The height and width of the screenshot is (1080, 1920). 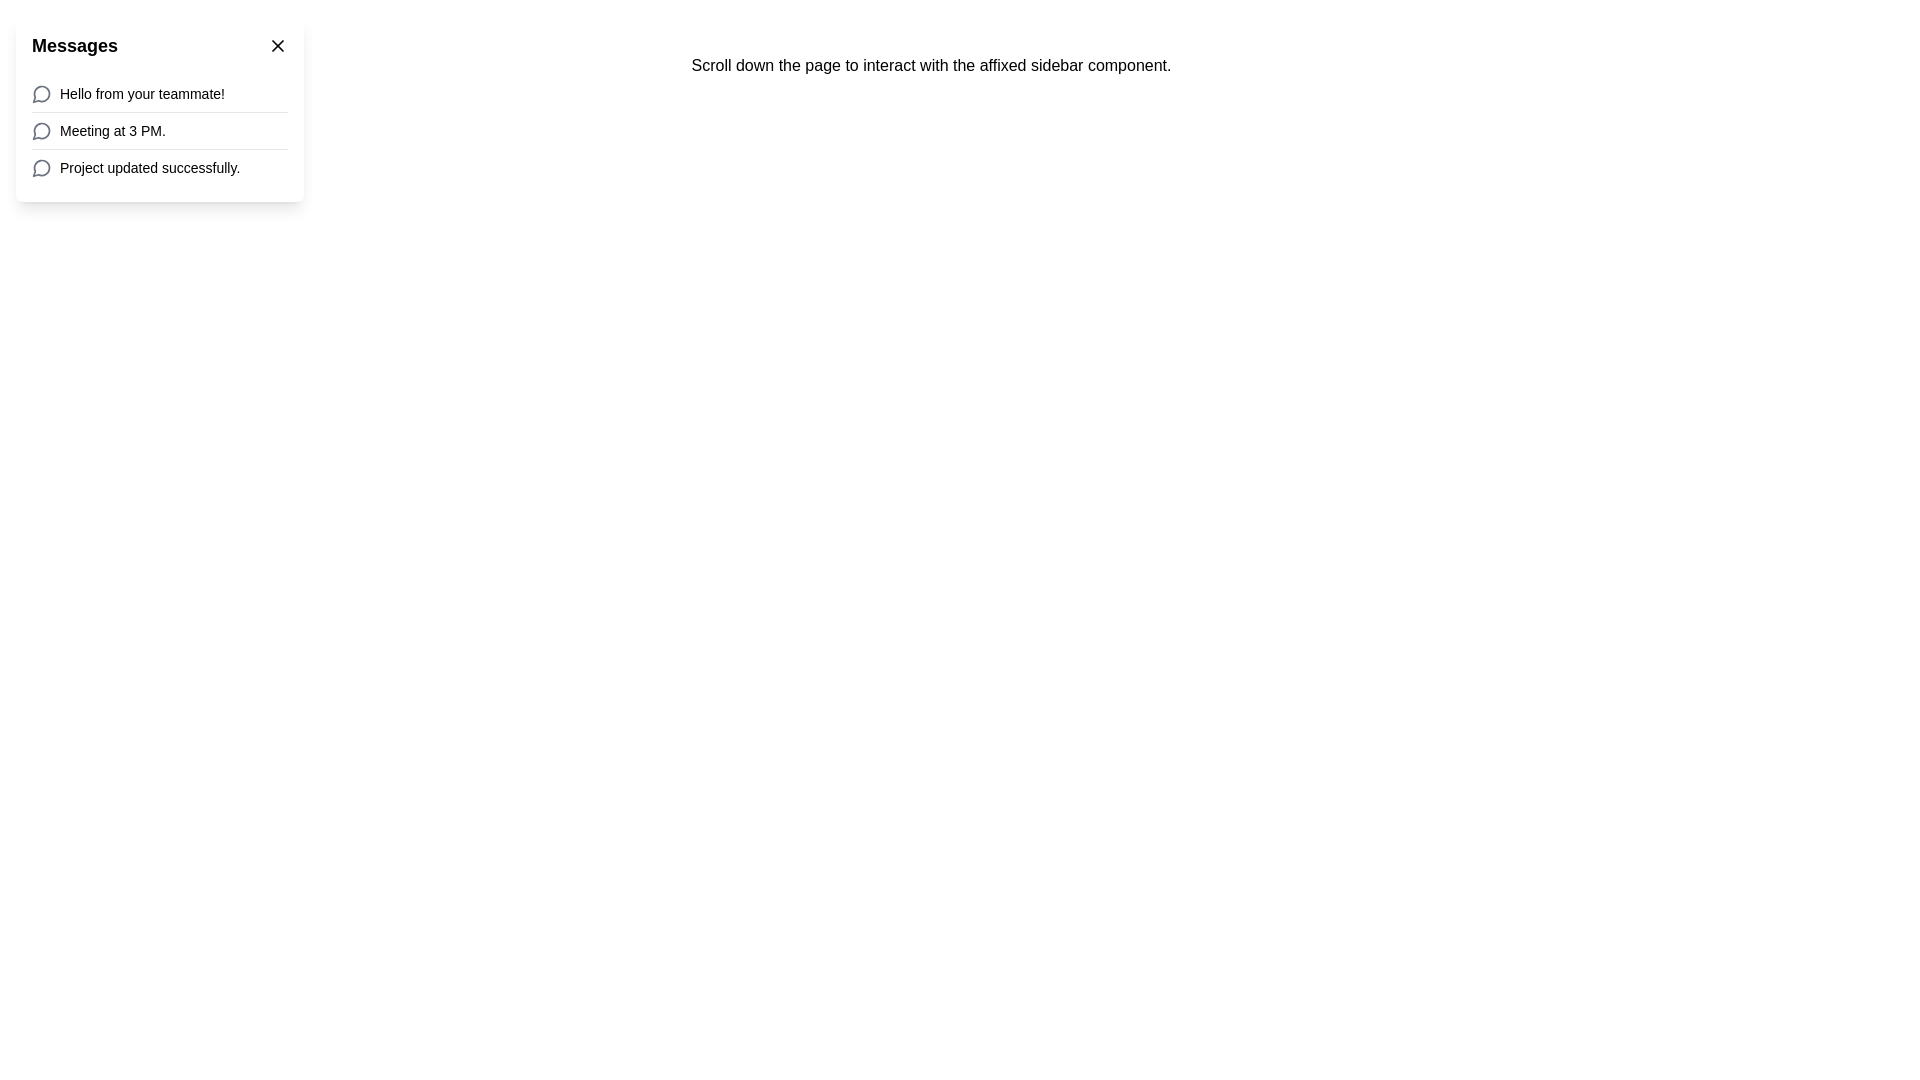 What do you see at coordinates (141, 93) in the screenshot?
I see `the first text message in the sidebar under the 'Messages' title, which serves as a notification for collaborative updates` at bounding box center [141, 93].